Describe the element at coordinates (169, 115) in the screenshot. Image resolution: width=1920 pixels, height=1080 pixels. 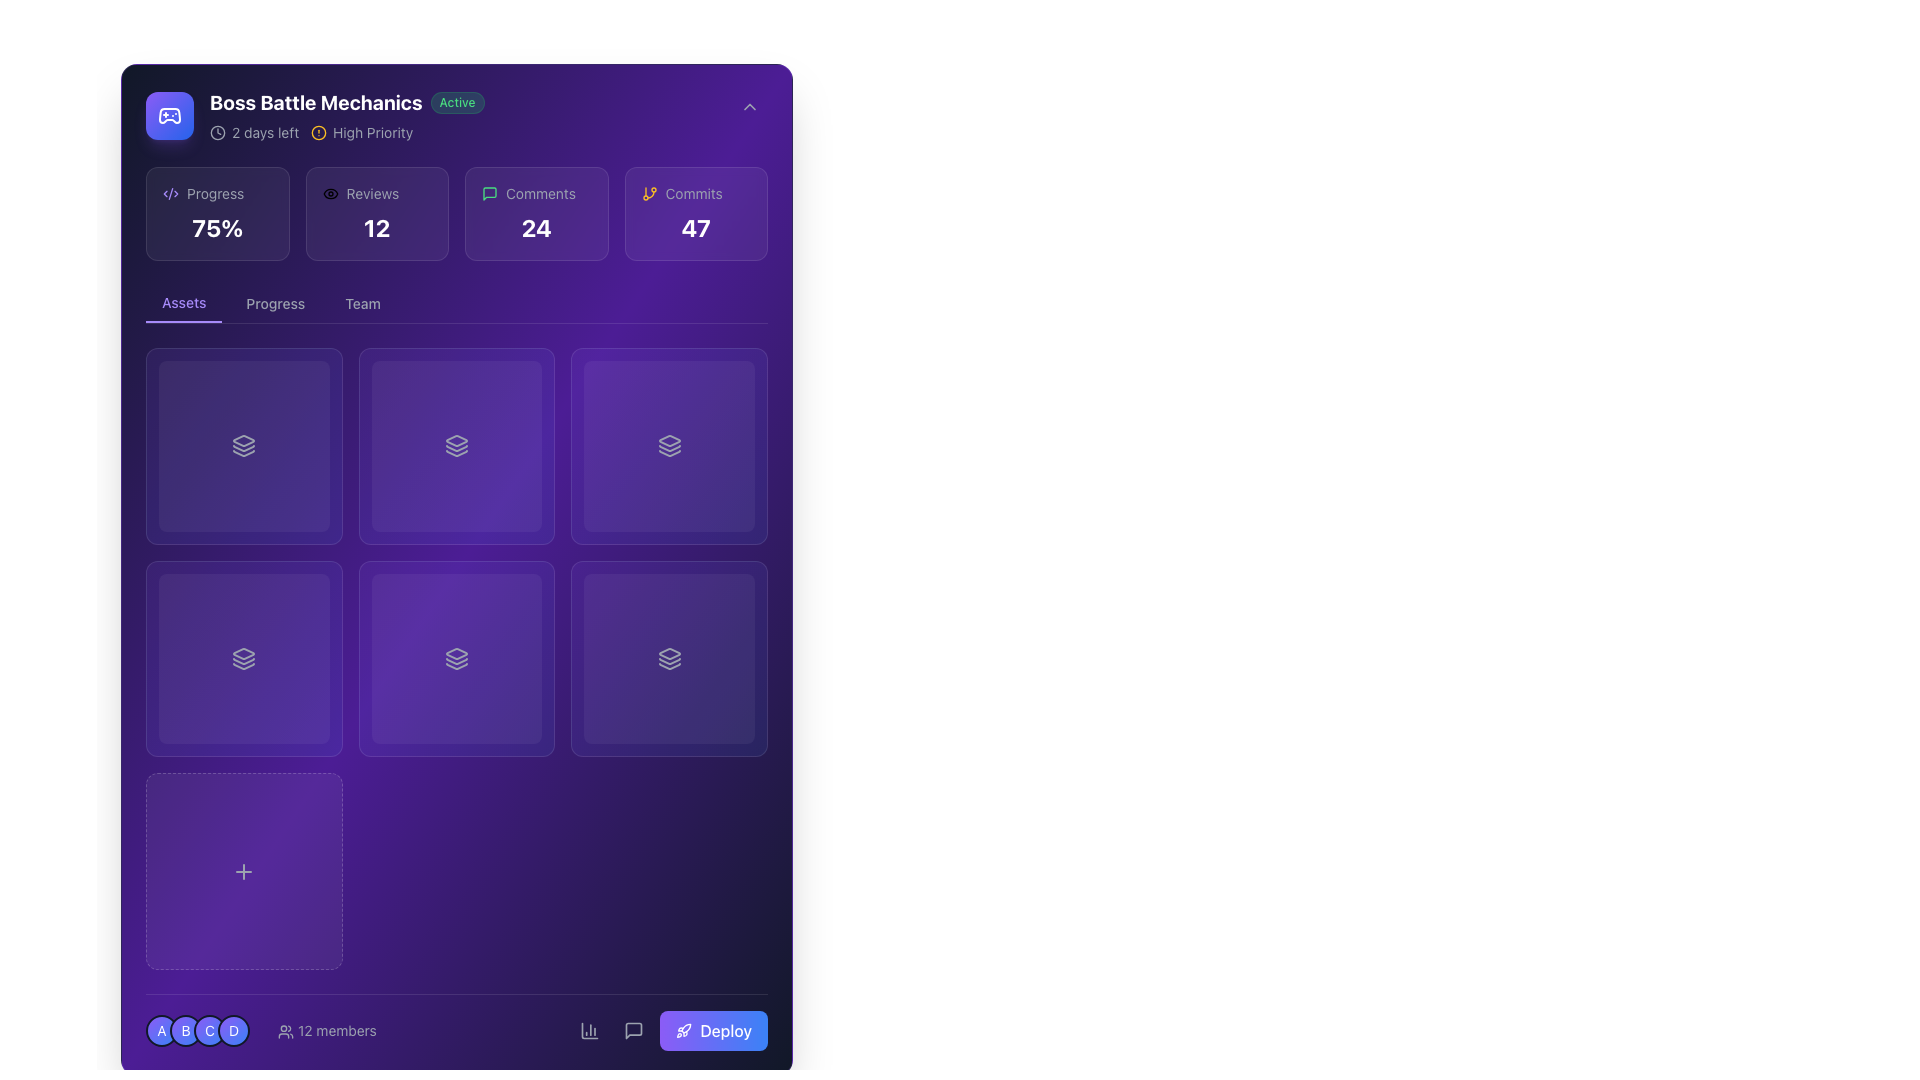
I see `the visual appearance of the decorative icon located to the left of the 'Boss Battle Mechanics' title in the header bar` at that location.